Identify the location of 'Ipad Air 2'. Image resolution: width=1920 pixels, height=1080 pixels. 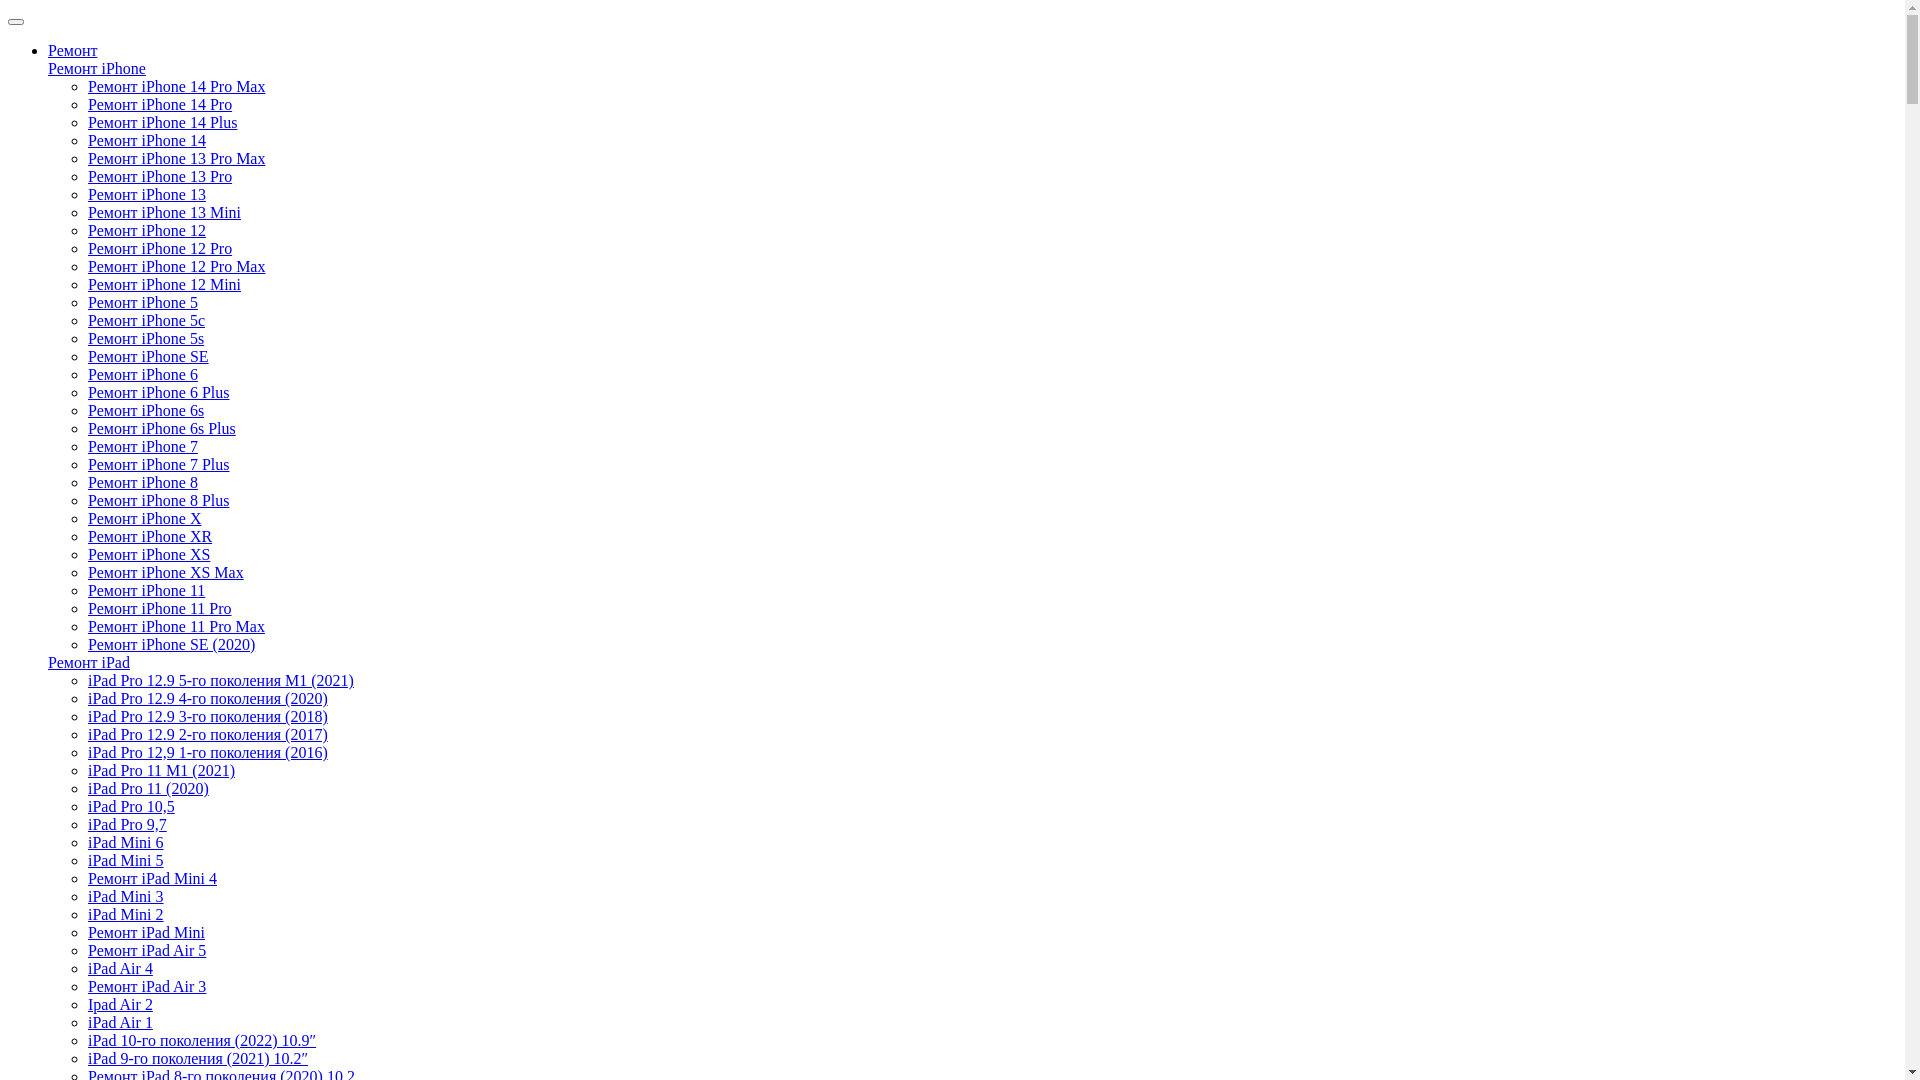
(119, 1004).